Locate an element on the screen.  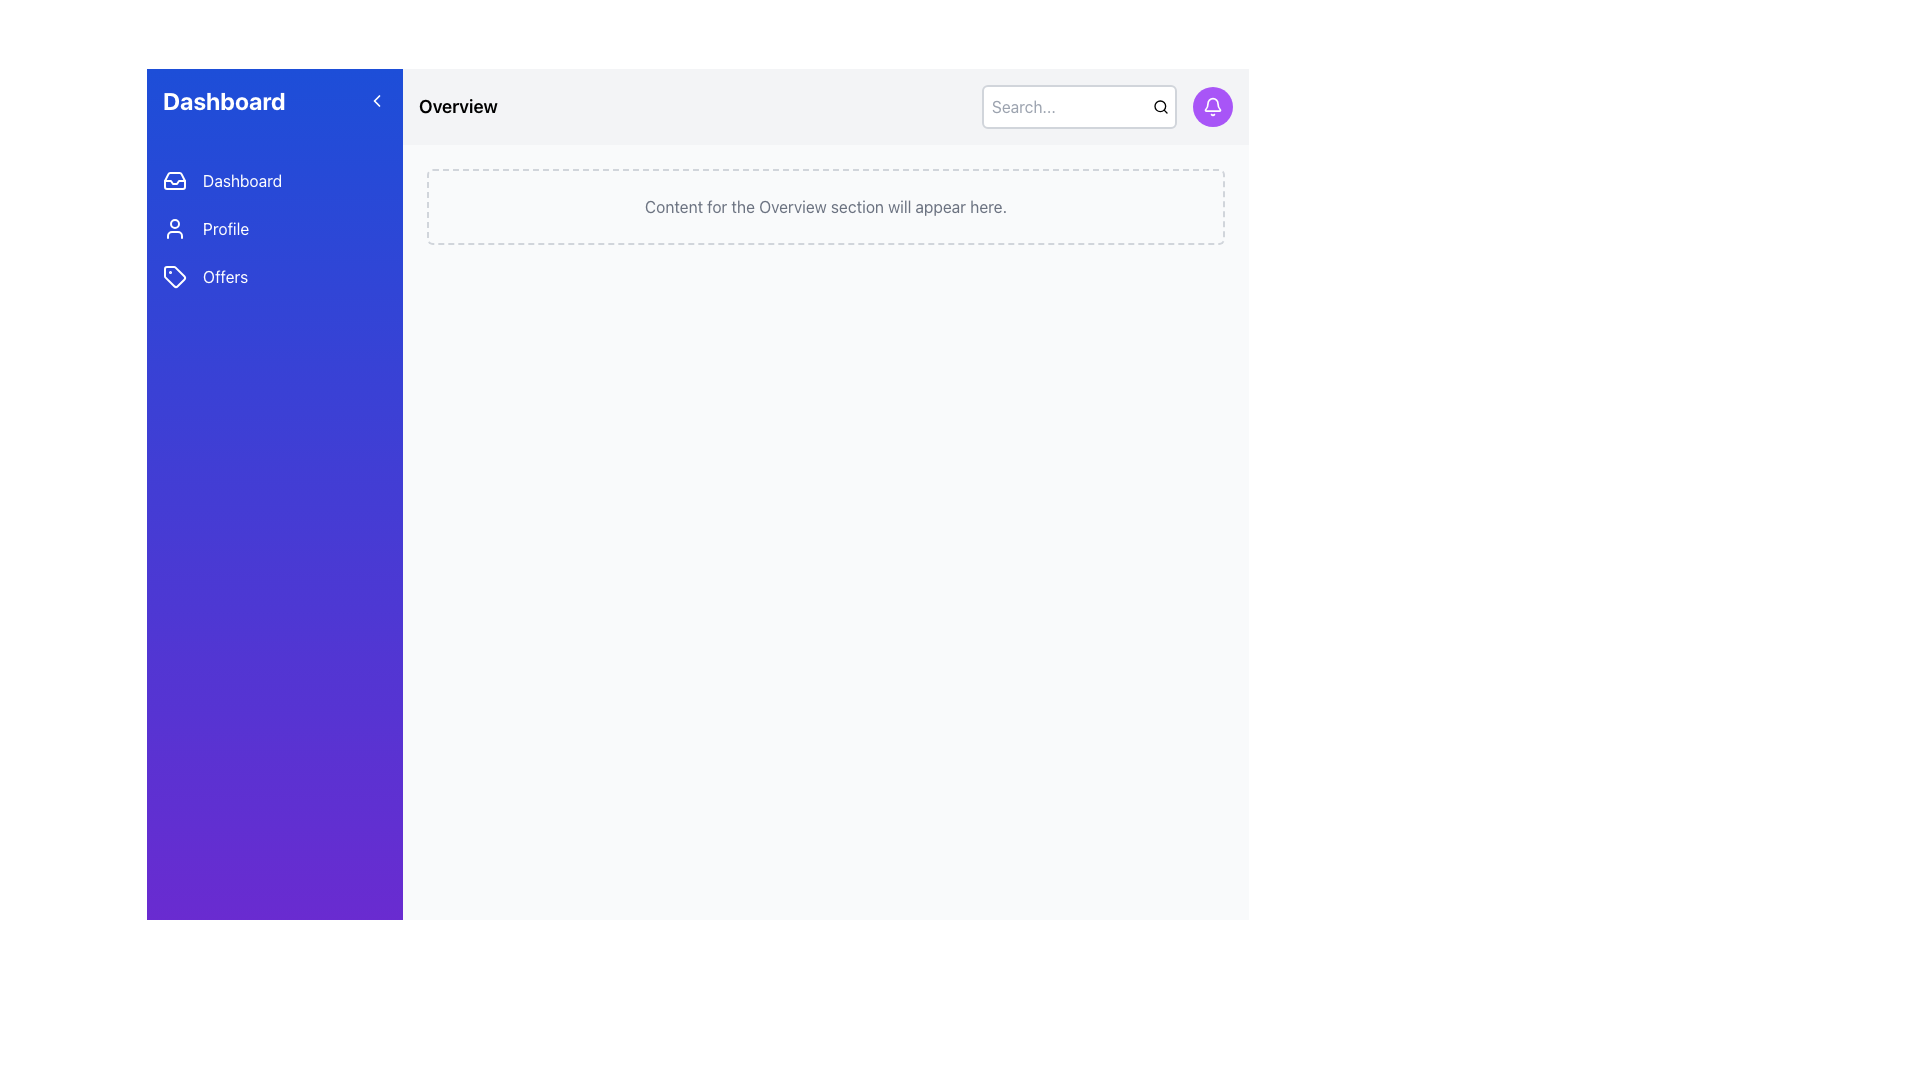
the 'Overview' text label, which is a bold and larger font size text label located at the top-left corner of the main content area is located at coordinates (457, 107).